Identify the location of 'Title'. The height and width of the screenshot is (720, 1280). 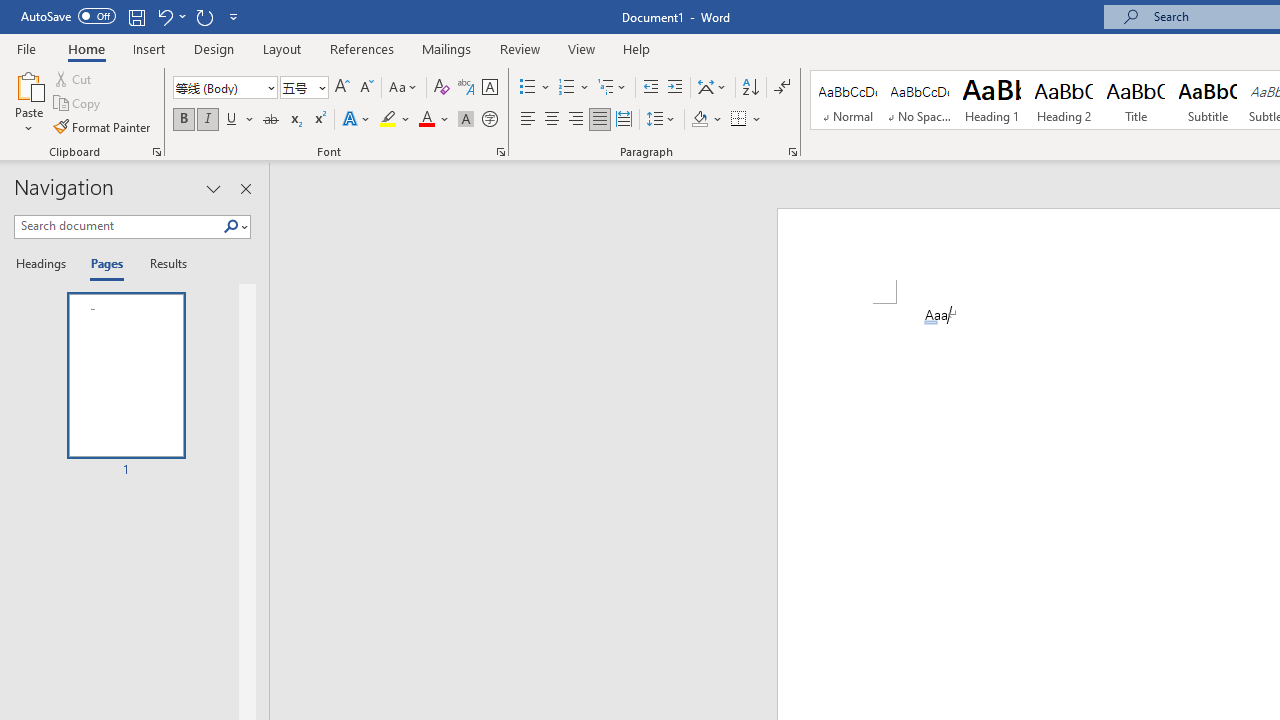
(1136, 100).